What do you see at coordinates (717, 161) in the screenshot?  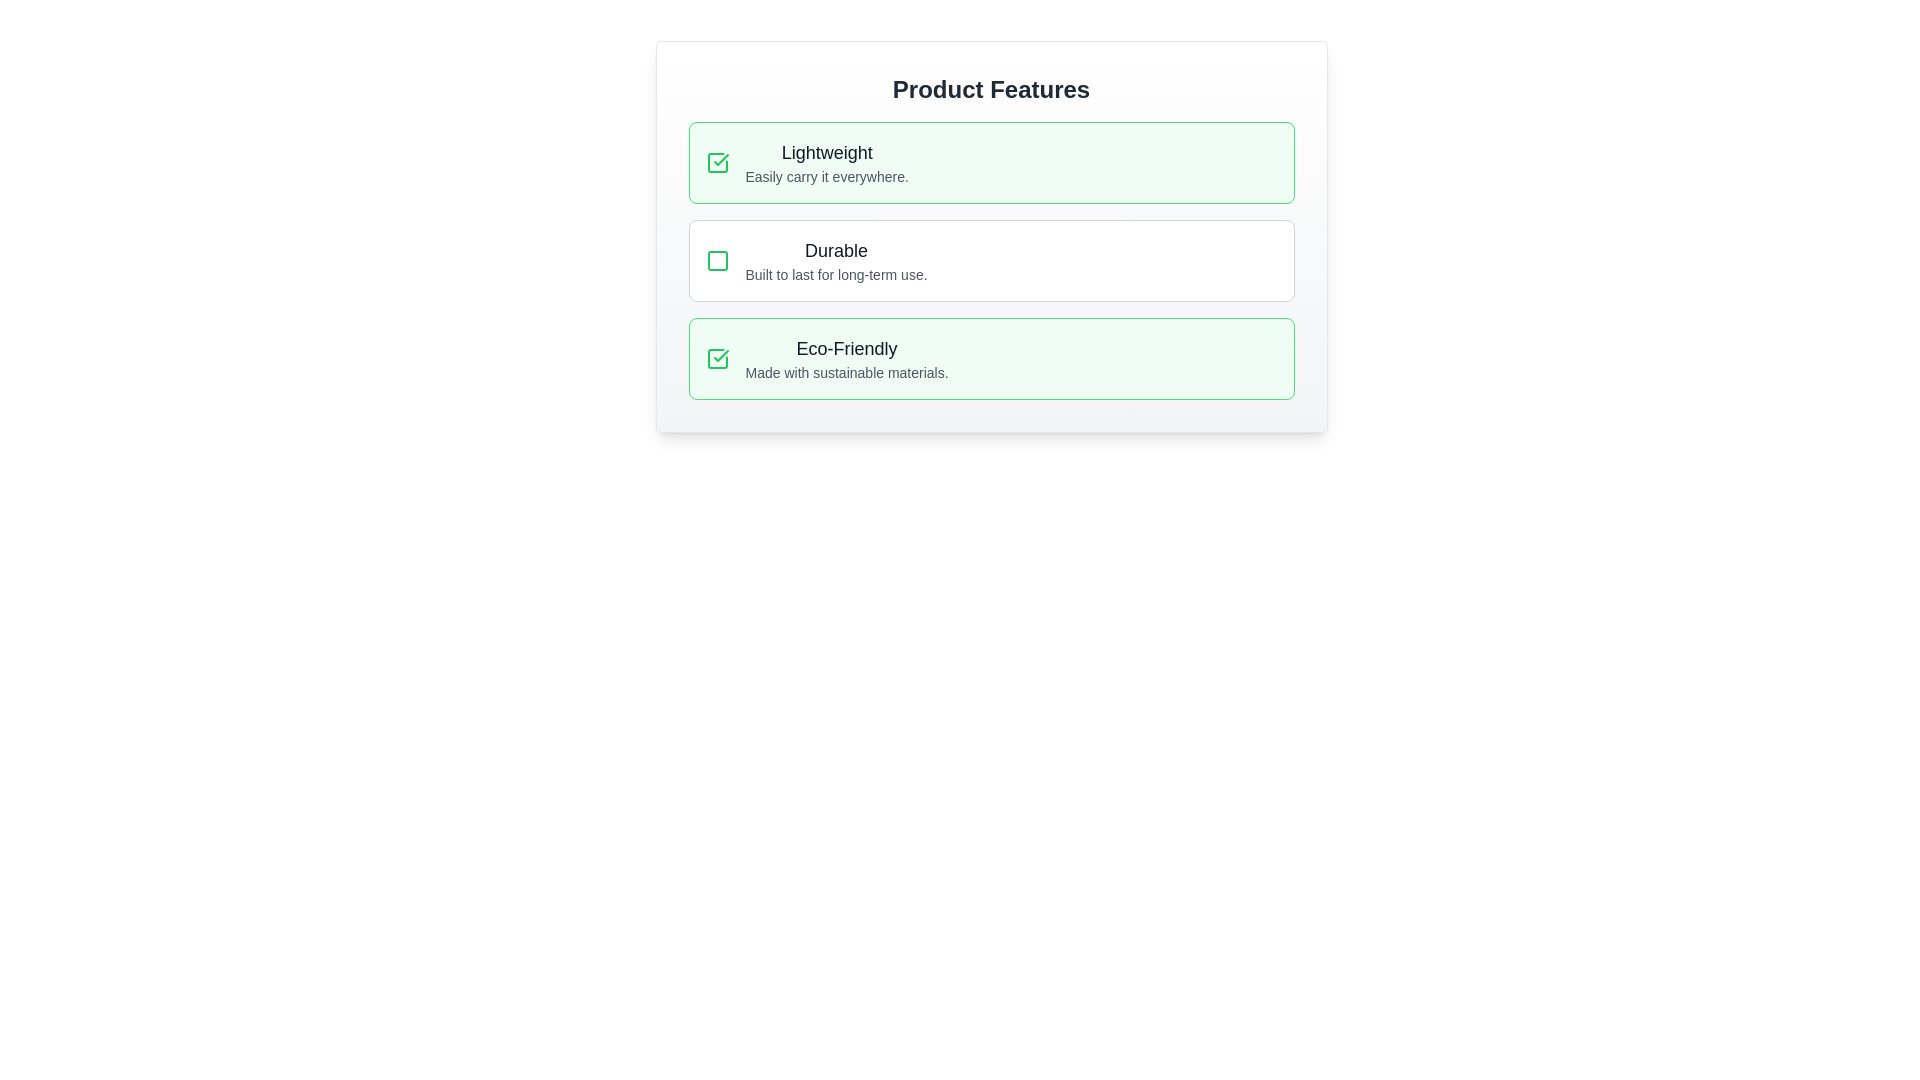 I see `the 'Lightweight' feature icon, which is the leftmost component in the first box under the 'Product Features' heading` at bounding box center [717, 161].